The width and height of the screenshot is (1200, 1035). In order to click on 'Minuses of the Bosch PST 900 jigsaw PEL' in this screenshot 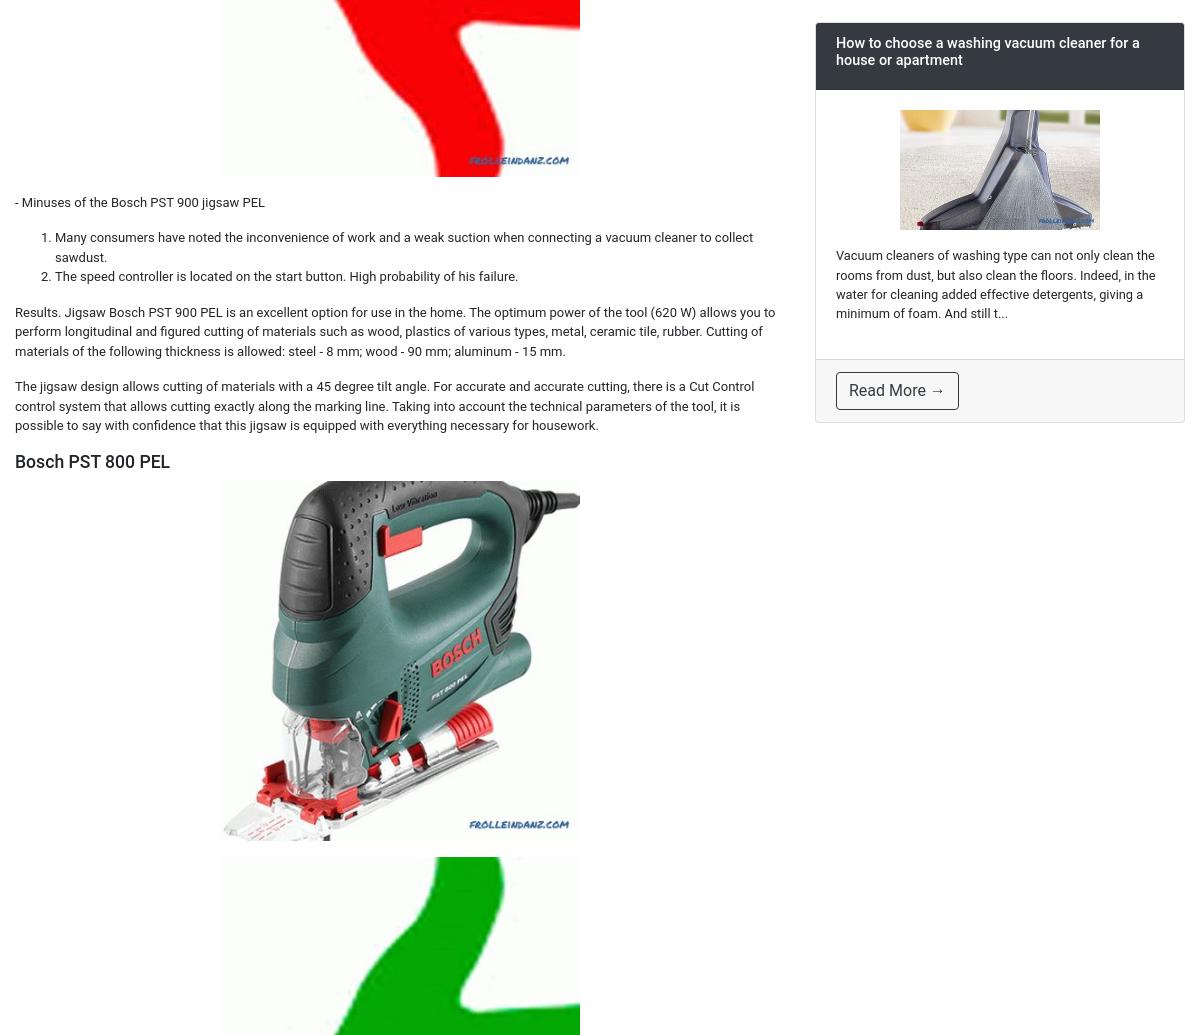, I will do `click(143, 201)`.